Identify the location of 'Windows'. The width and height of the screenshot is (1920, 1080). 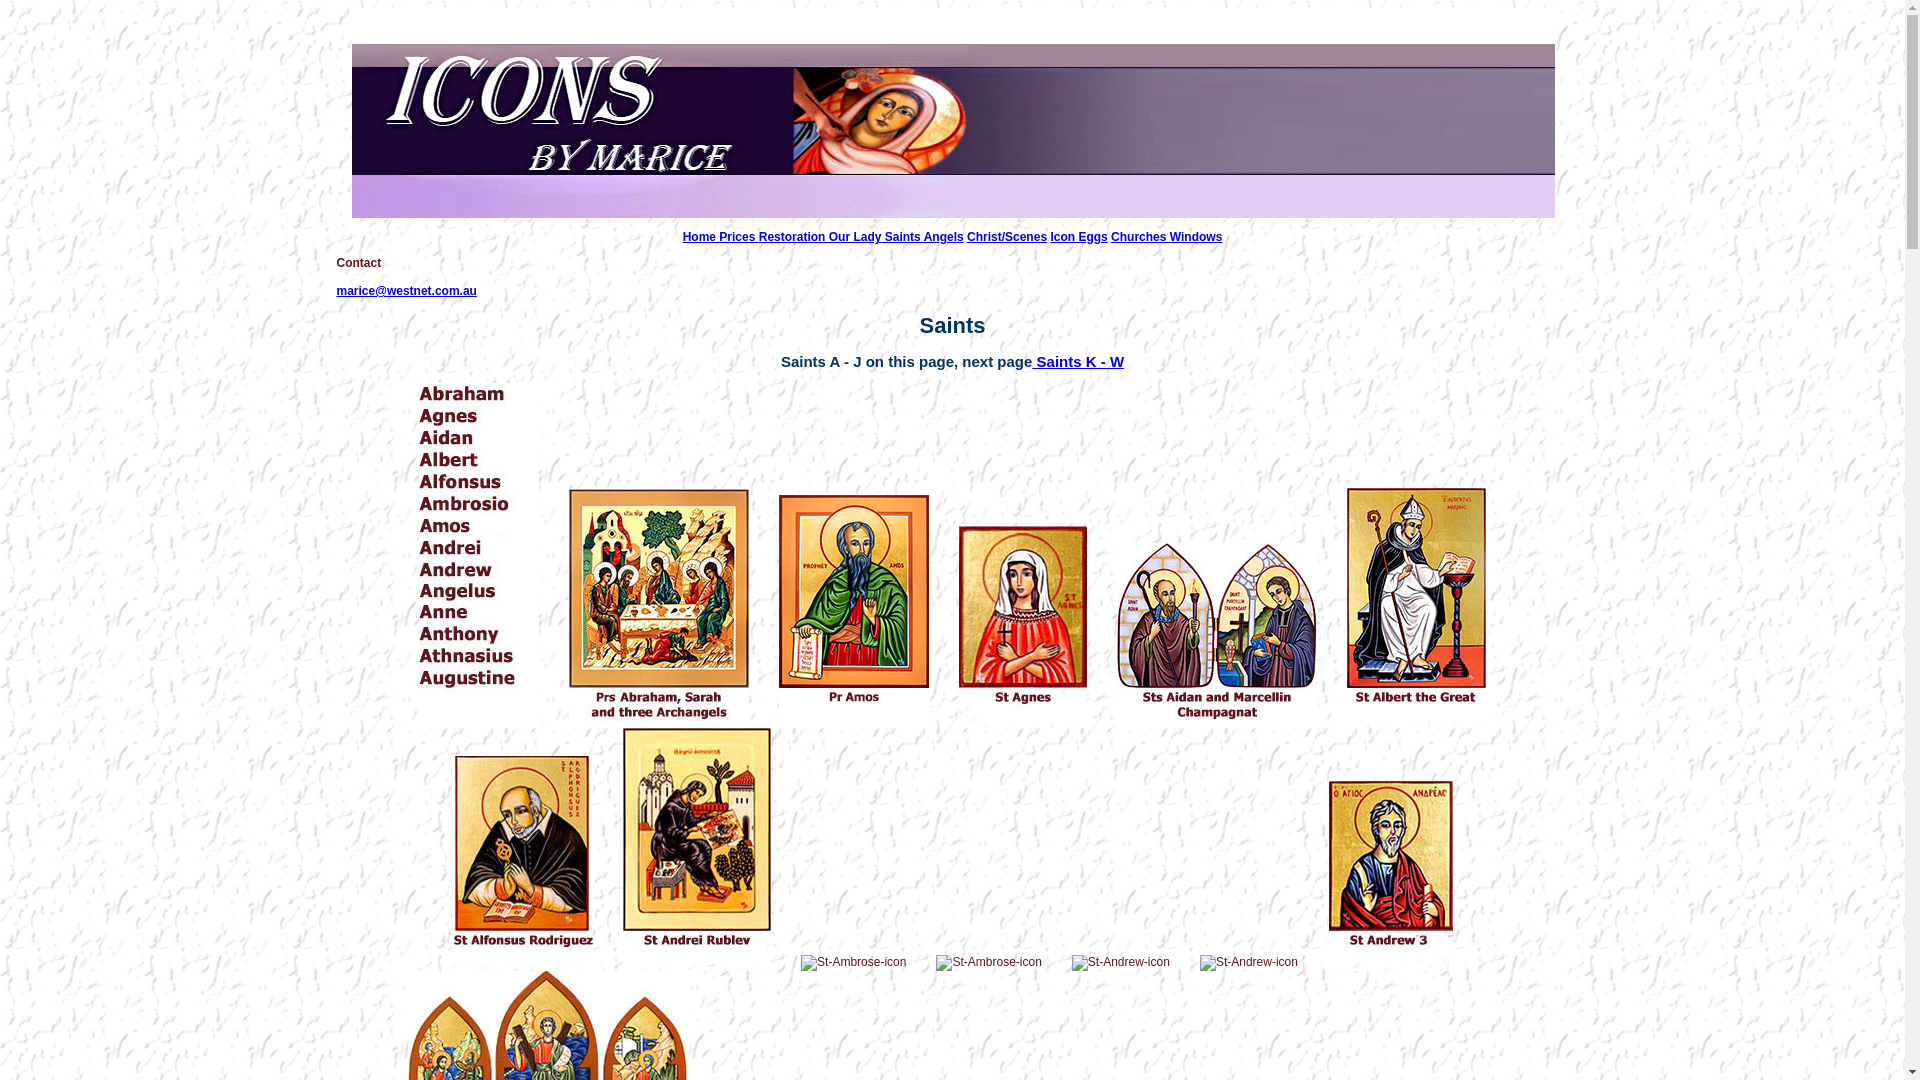
(1196, 235).